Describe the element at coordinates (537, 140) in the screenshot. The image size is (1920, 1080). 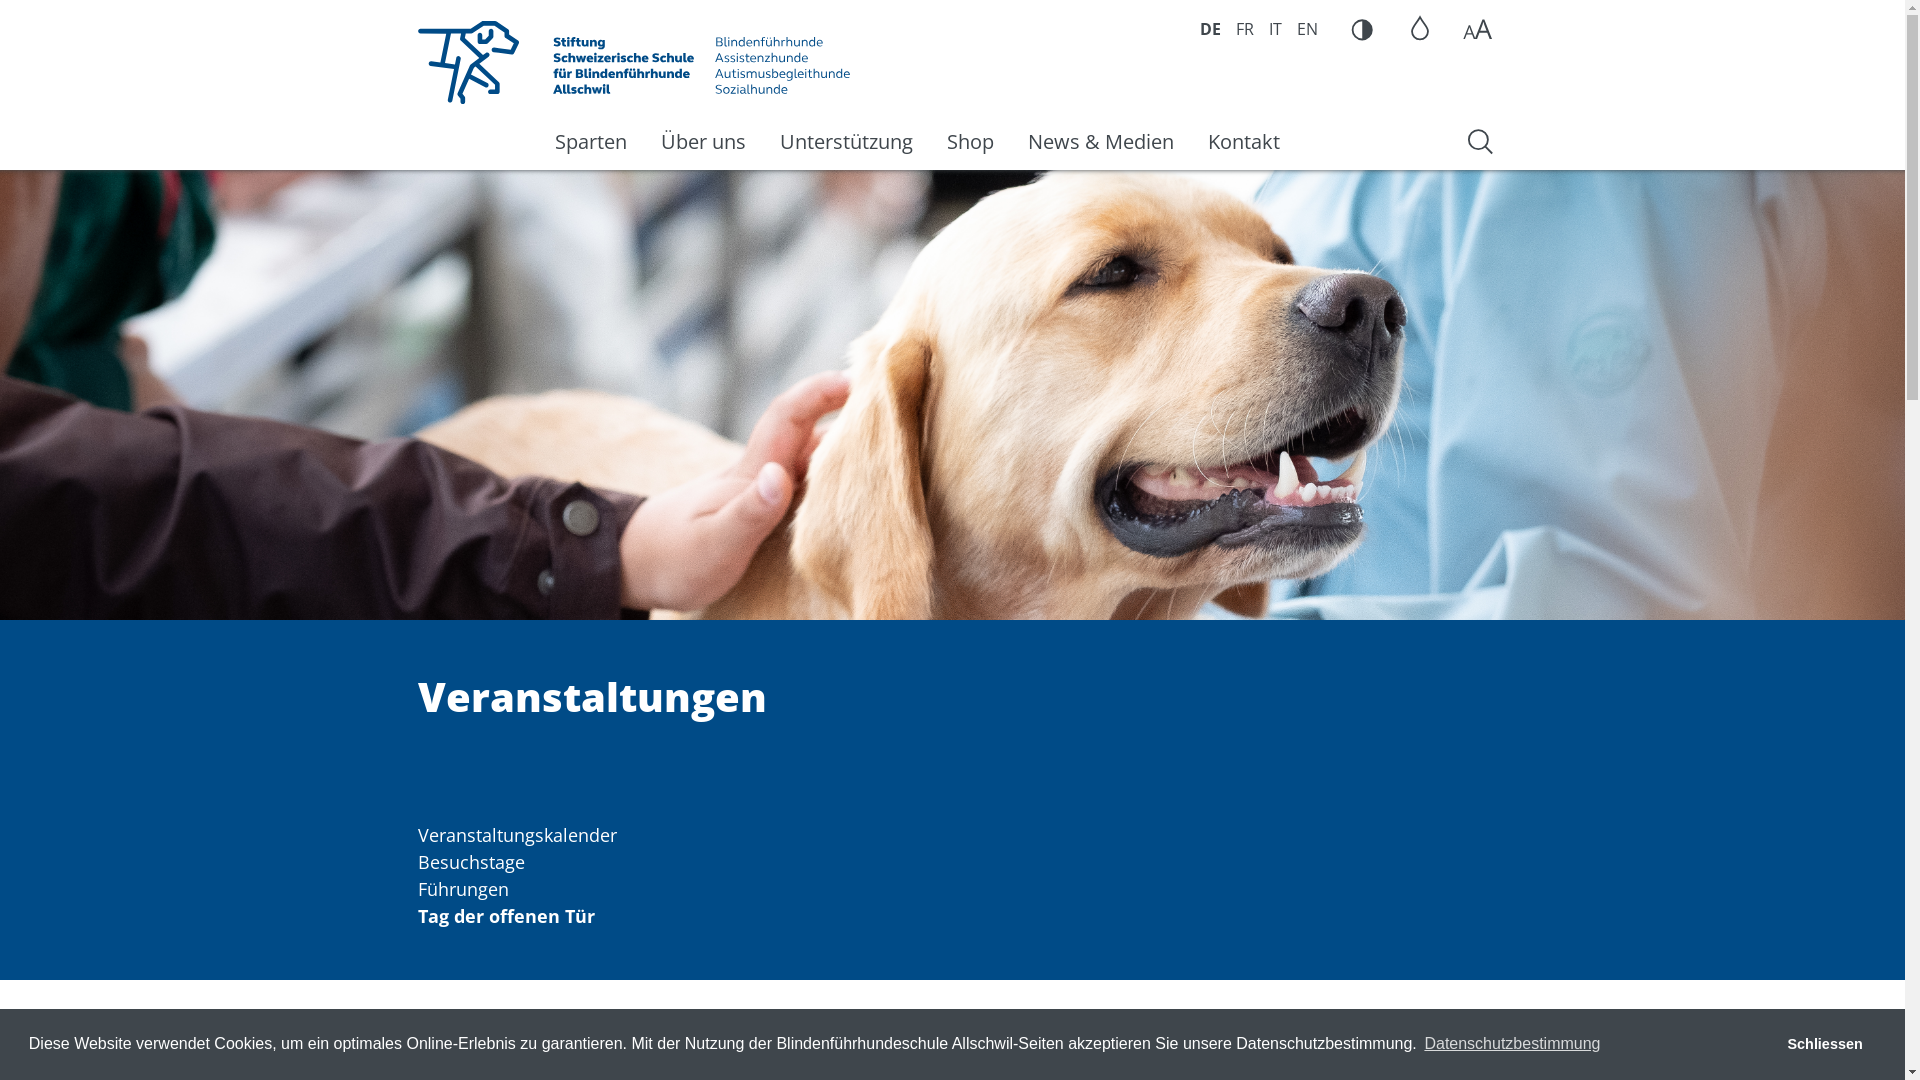
I see `'Sparten'` at that location.